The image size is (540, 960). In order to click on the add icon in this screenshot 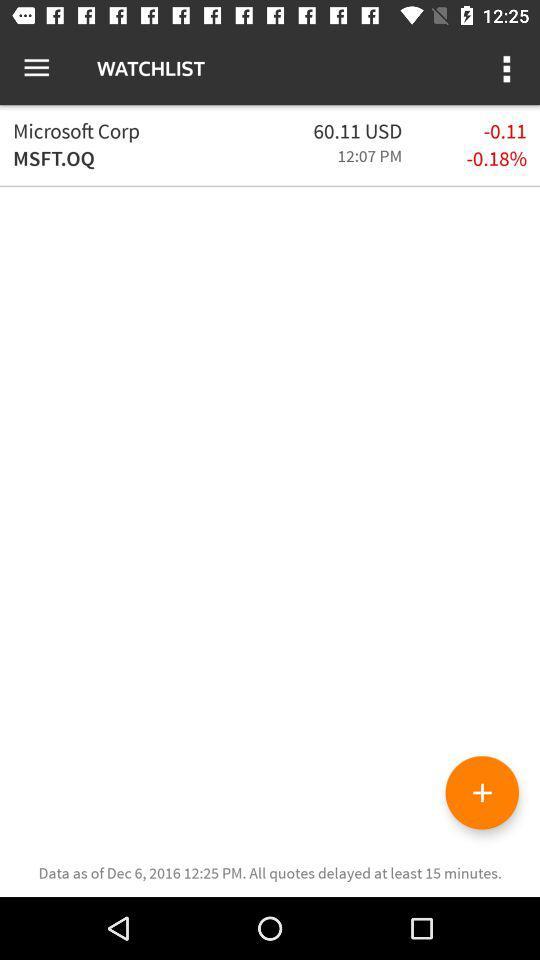, I will do `click(481, 792)`.